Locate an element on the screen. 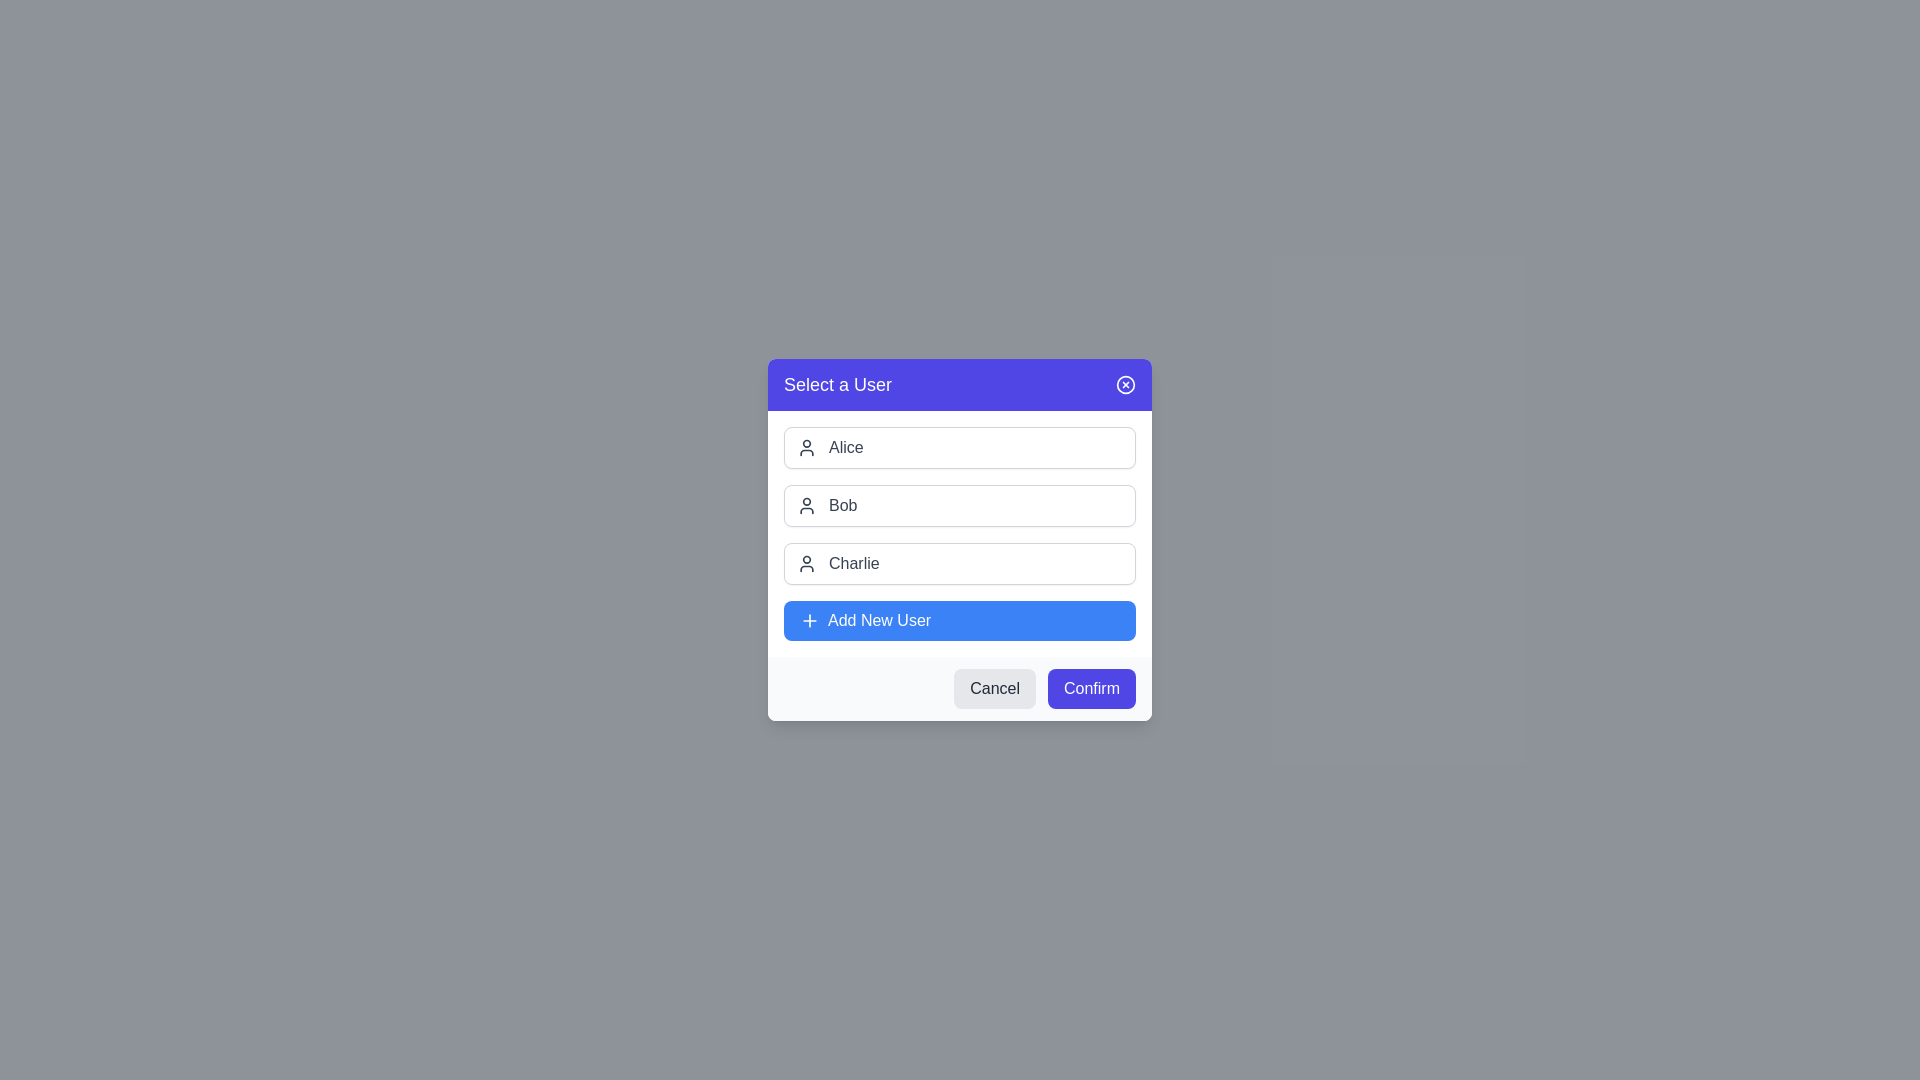 This screenshot has height=1080, width=1920. title 'Select a User' in the purple title bar at the top of the modal dialog box to understand its purpose is located at coordinates (960, 385).